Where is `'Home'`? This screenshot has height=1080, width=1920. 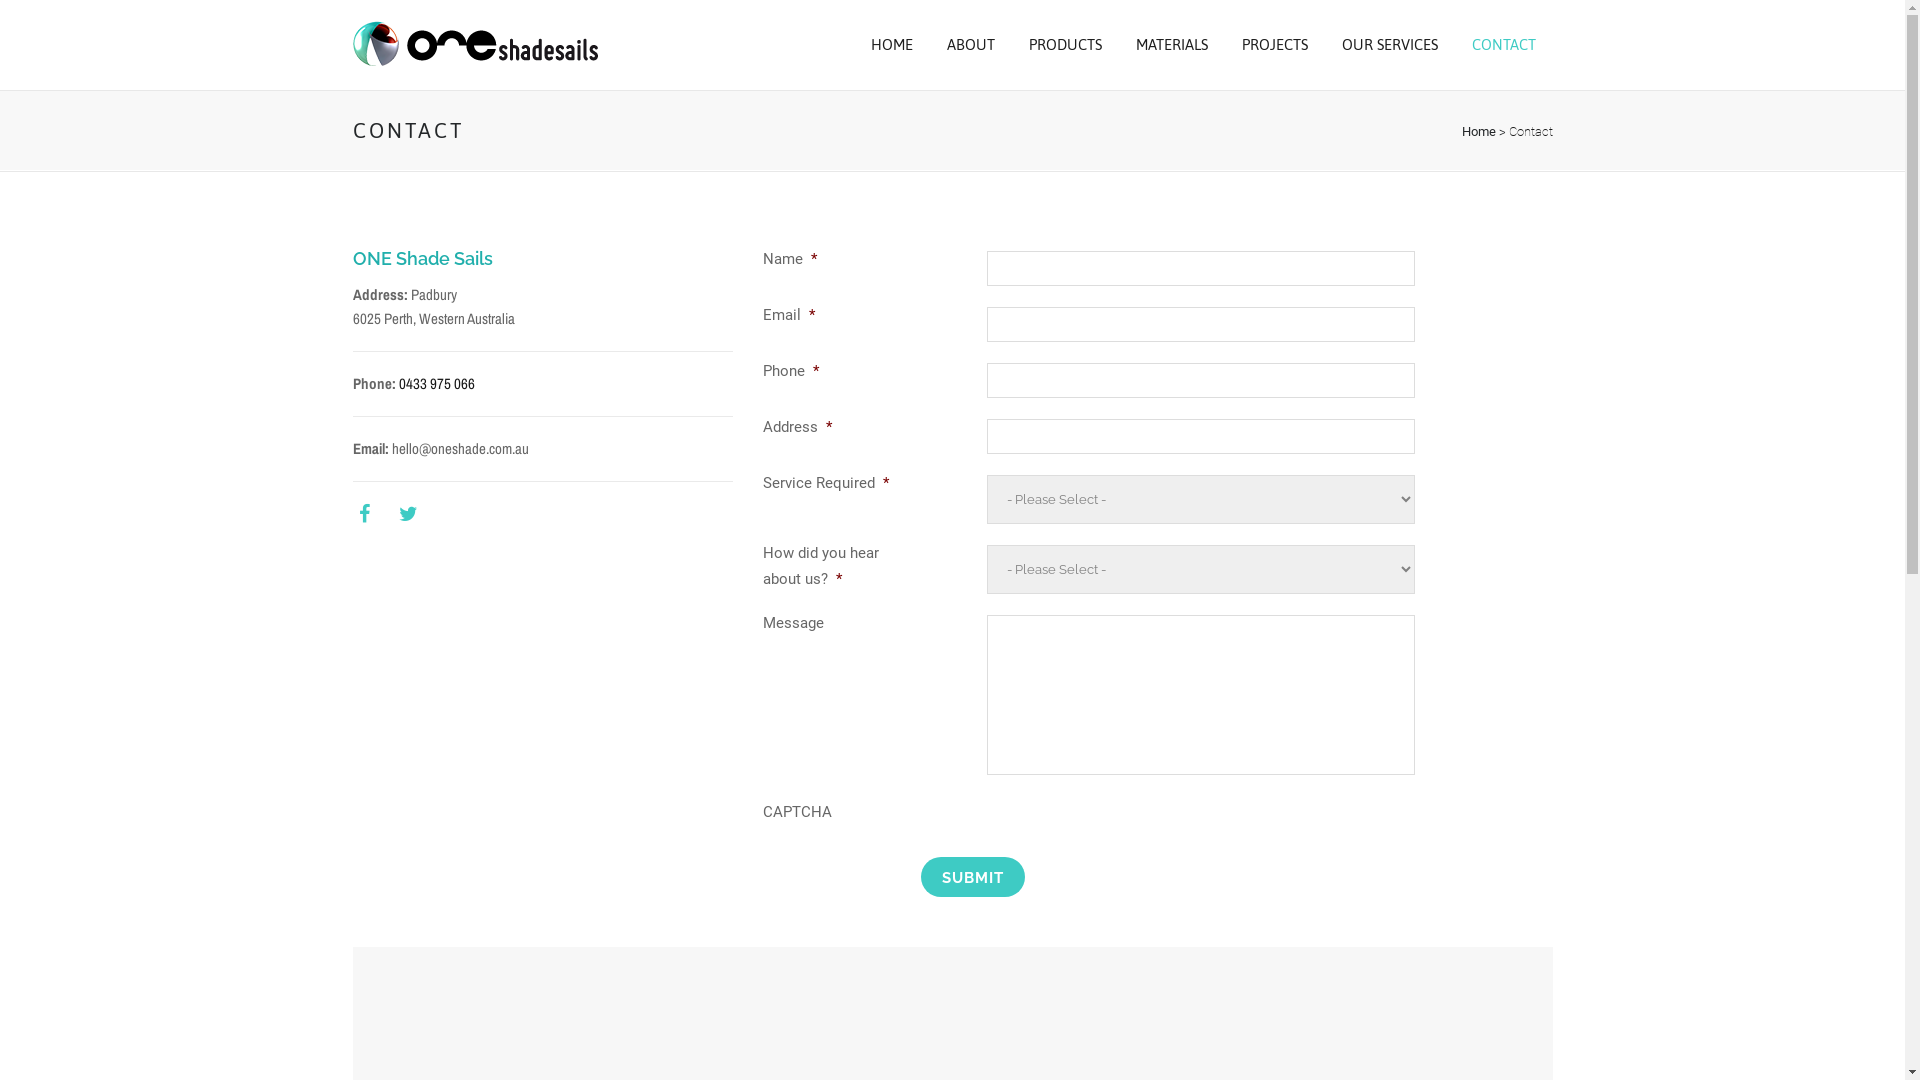
'Home' is located at coordinates (1478, 131).